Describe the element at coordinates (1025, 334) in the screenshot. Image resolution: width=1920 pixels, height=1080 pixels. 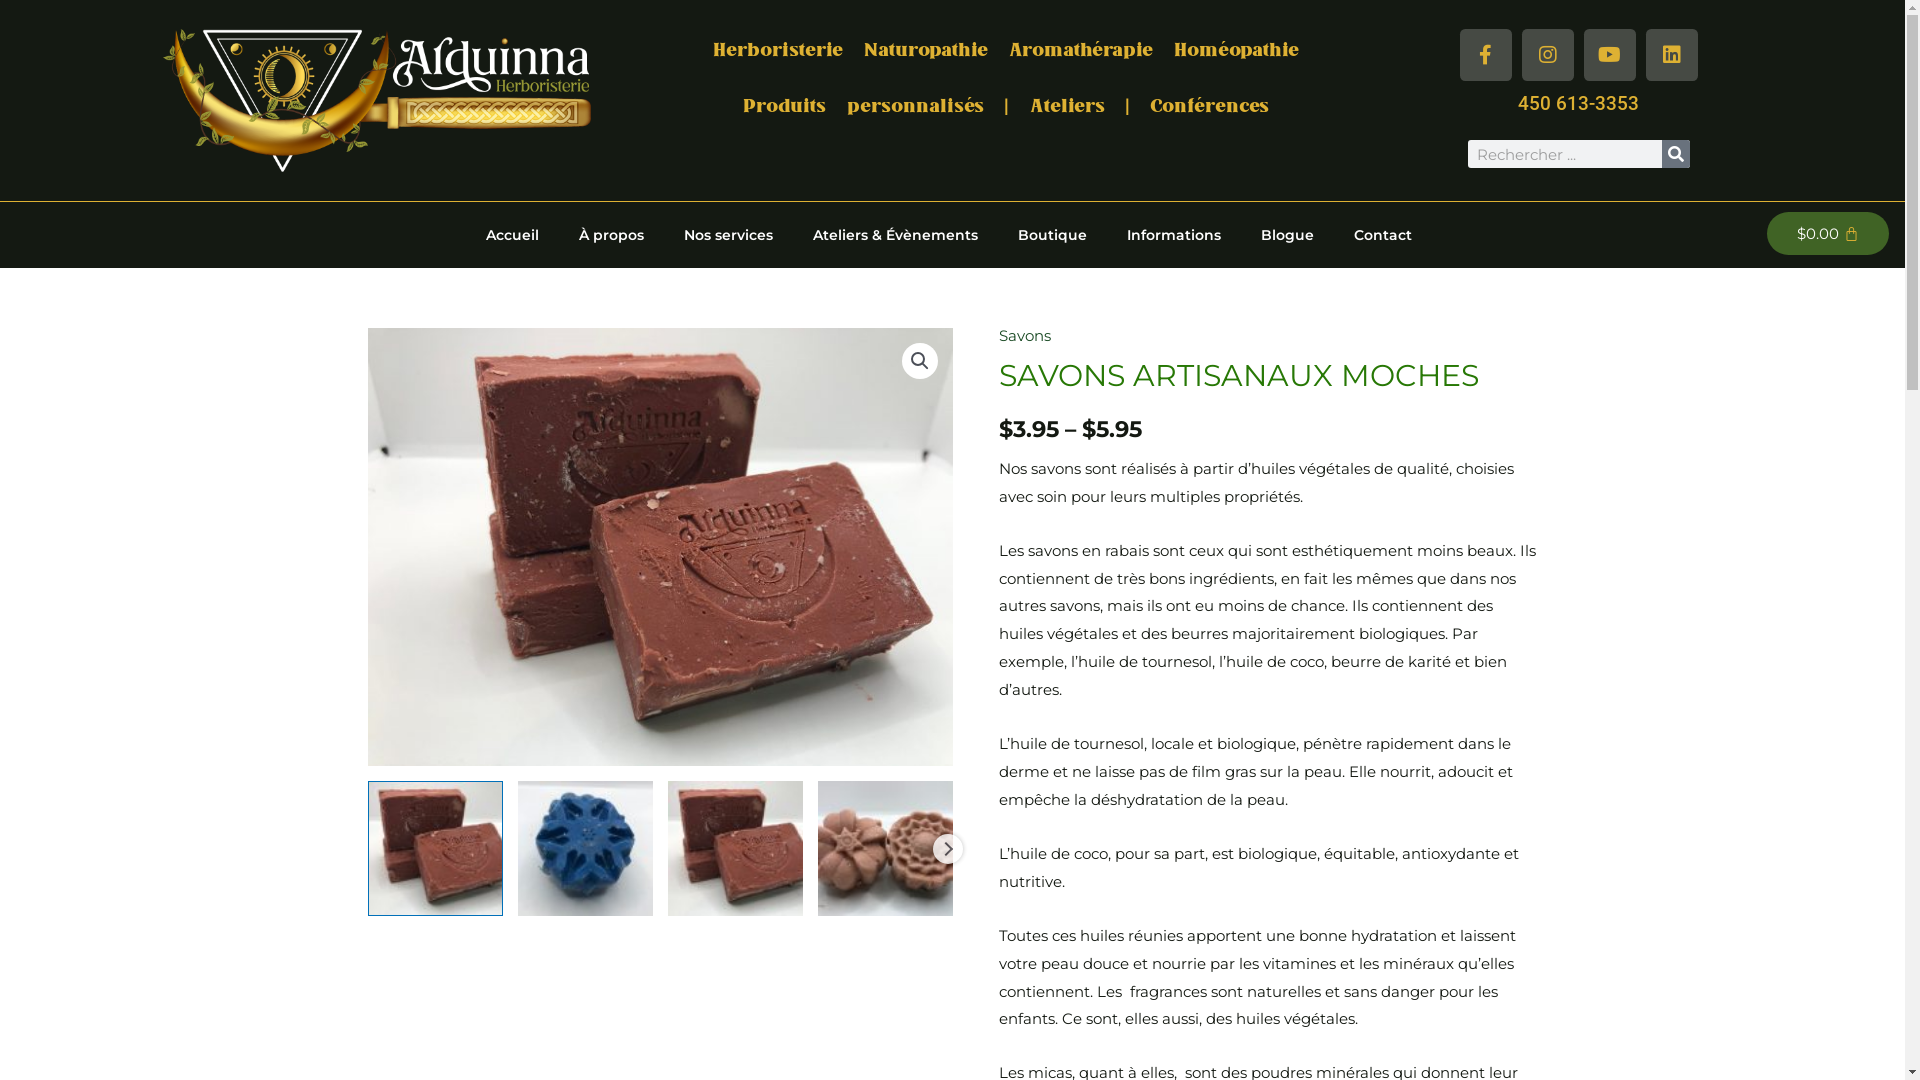
I see `'Savons'` at that location.